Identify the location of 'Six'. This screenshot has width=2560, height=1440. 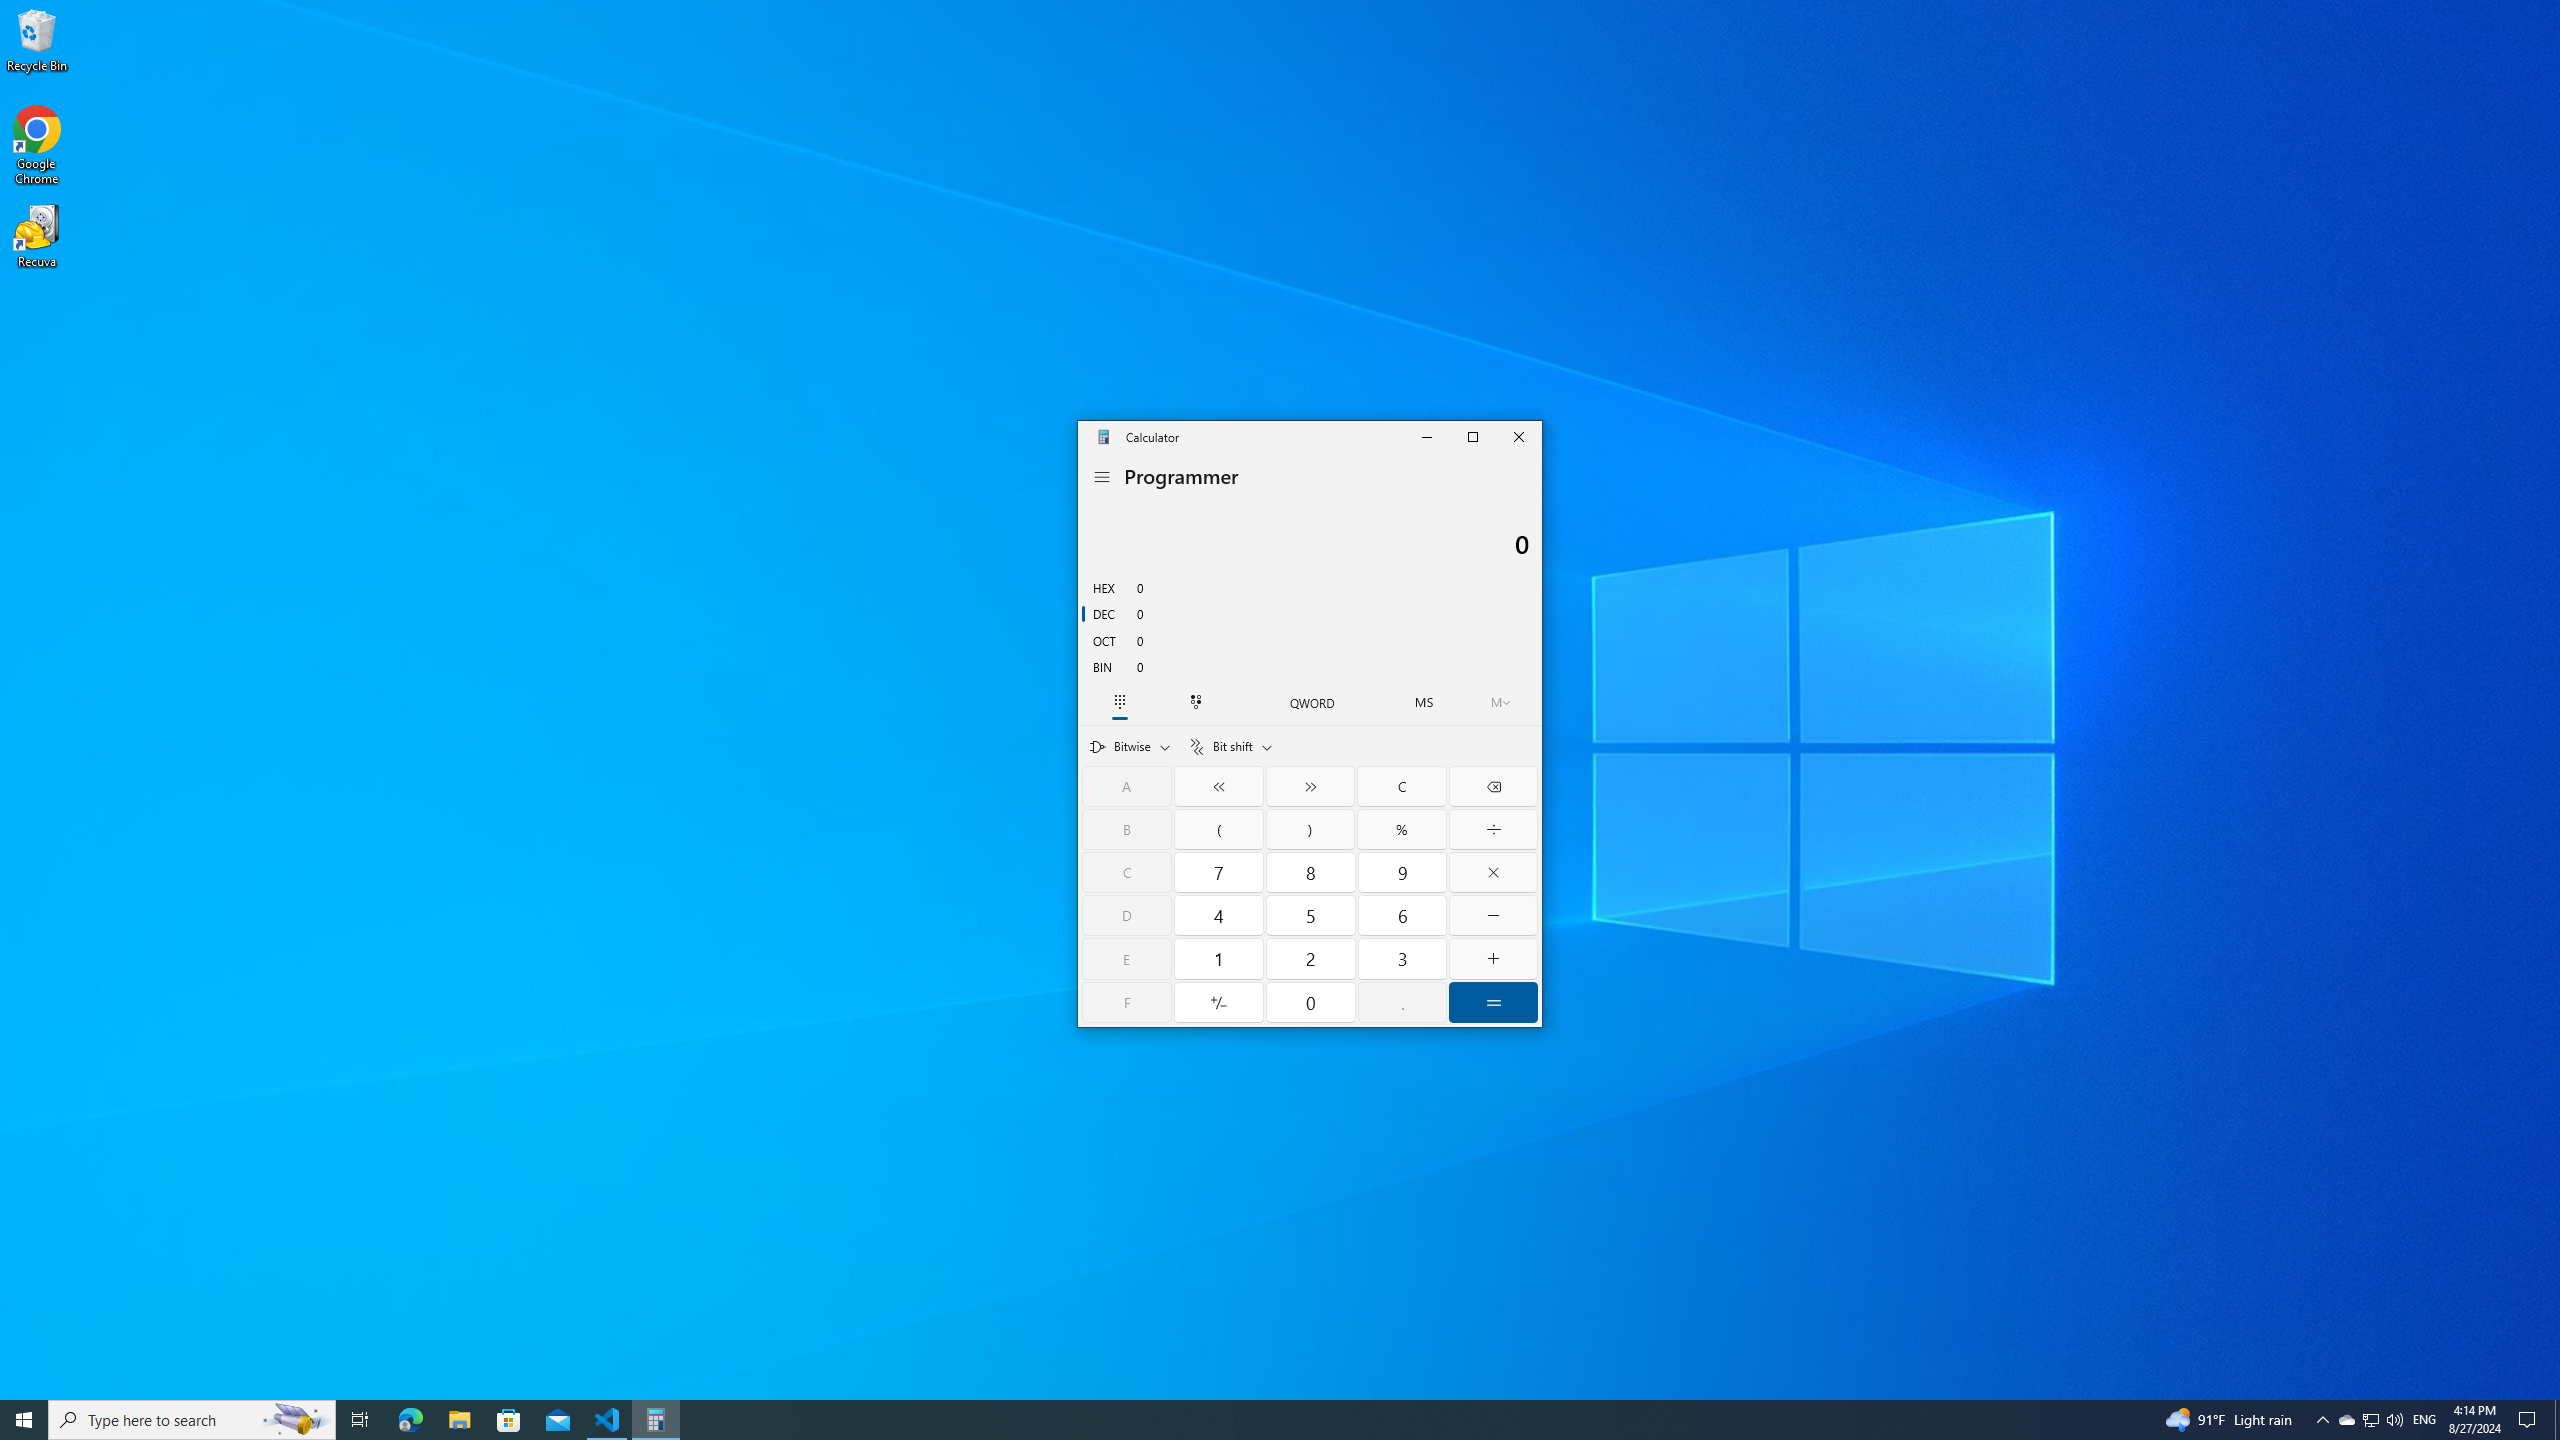
(1401, 915).